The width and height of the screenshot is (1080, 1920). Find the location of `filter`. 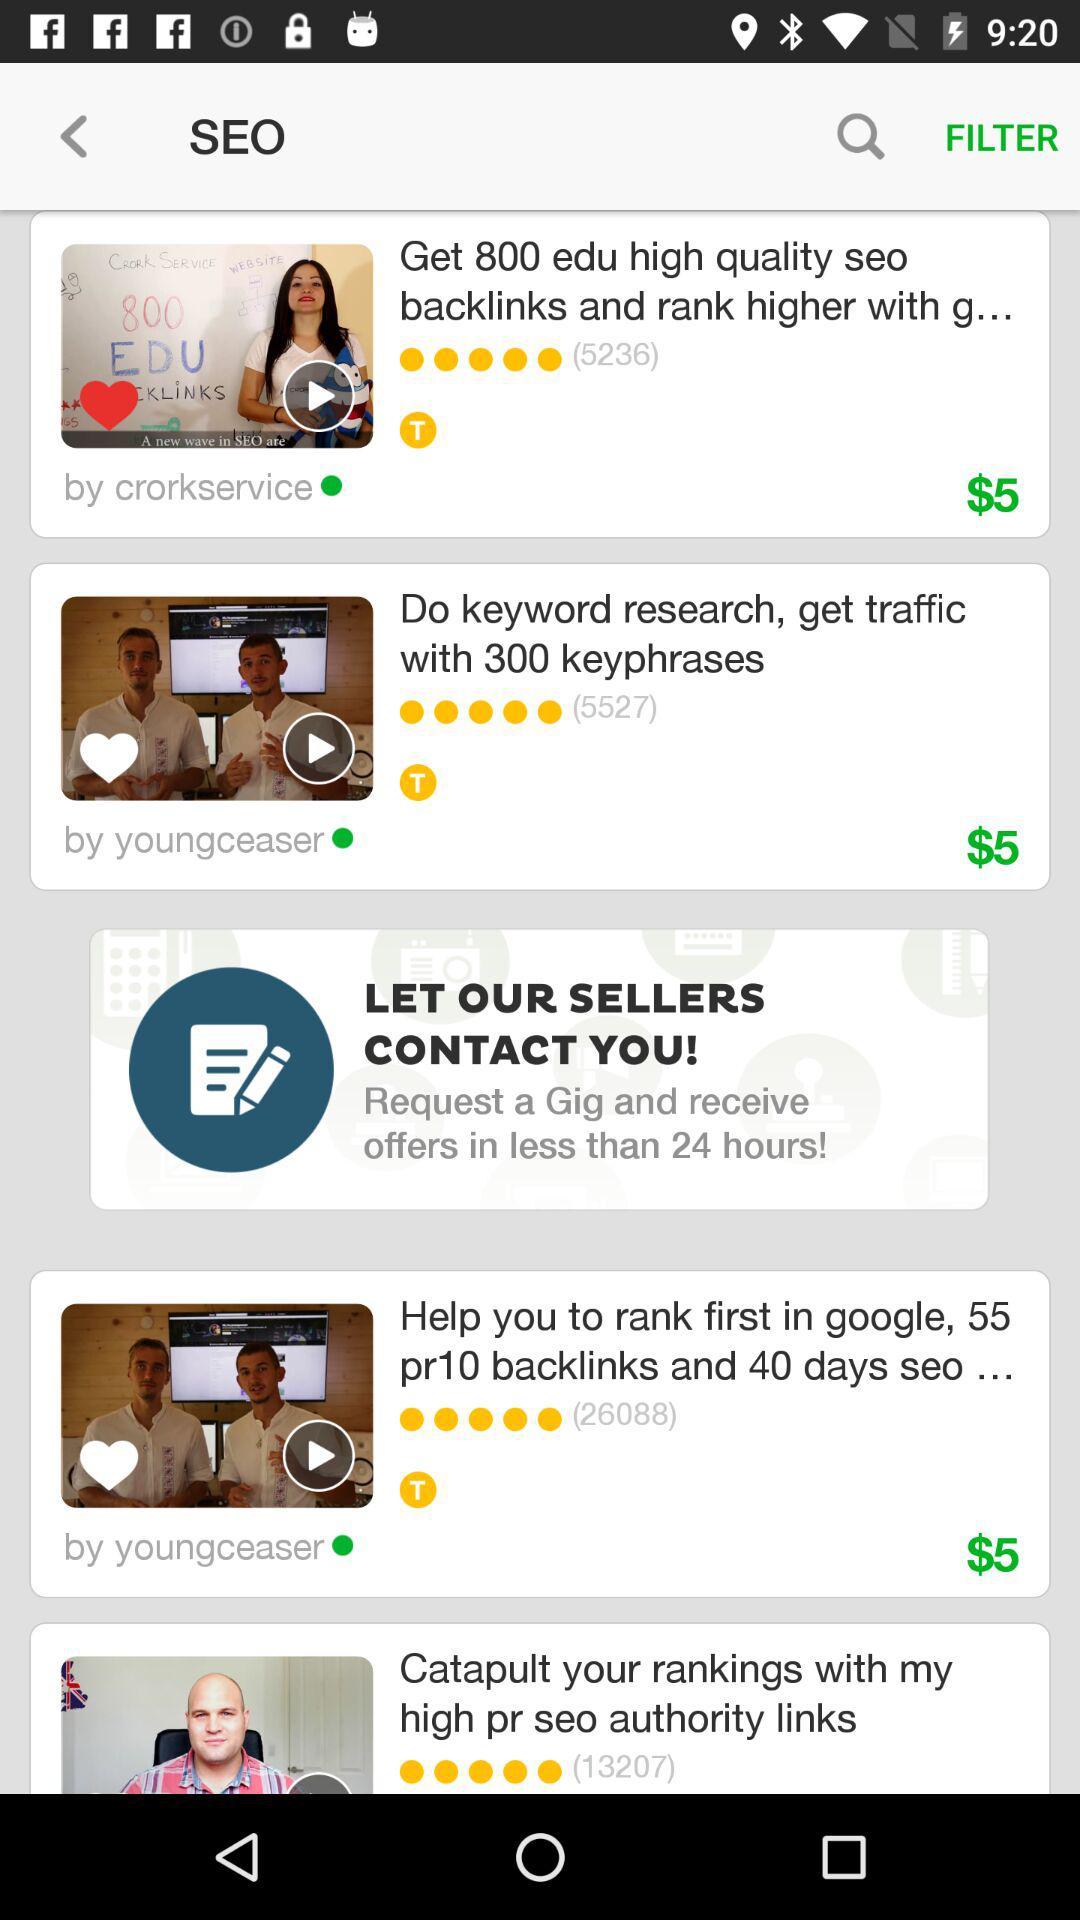

filter is located at coordinates (1002, 136).